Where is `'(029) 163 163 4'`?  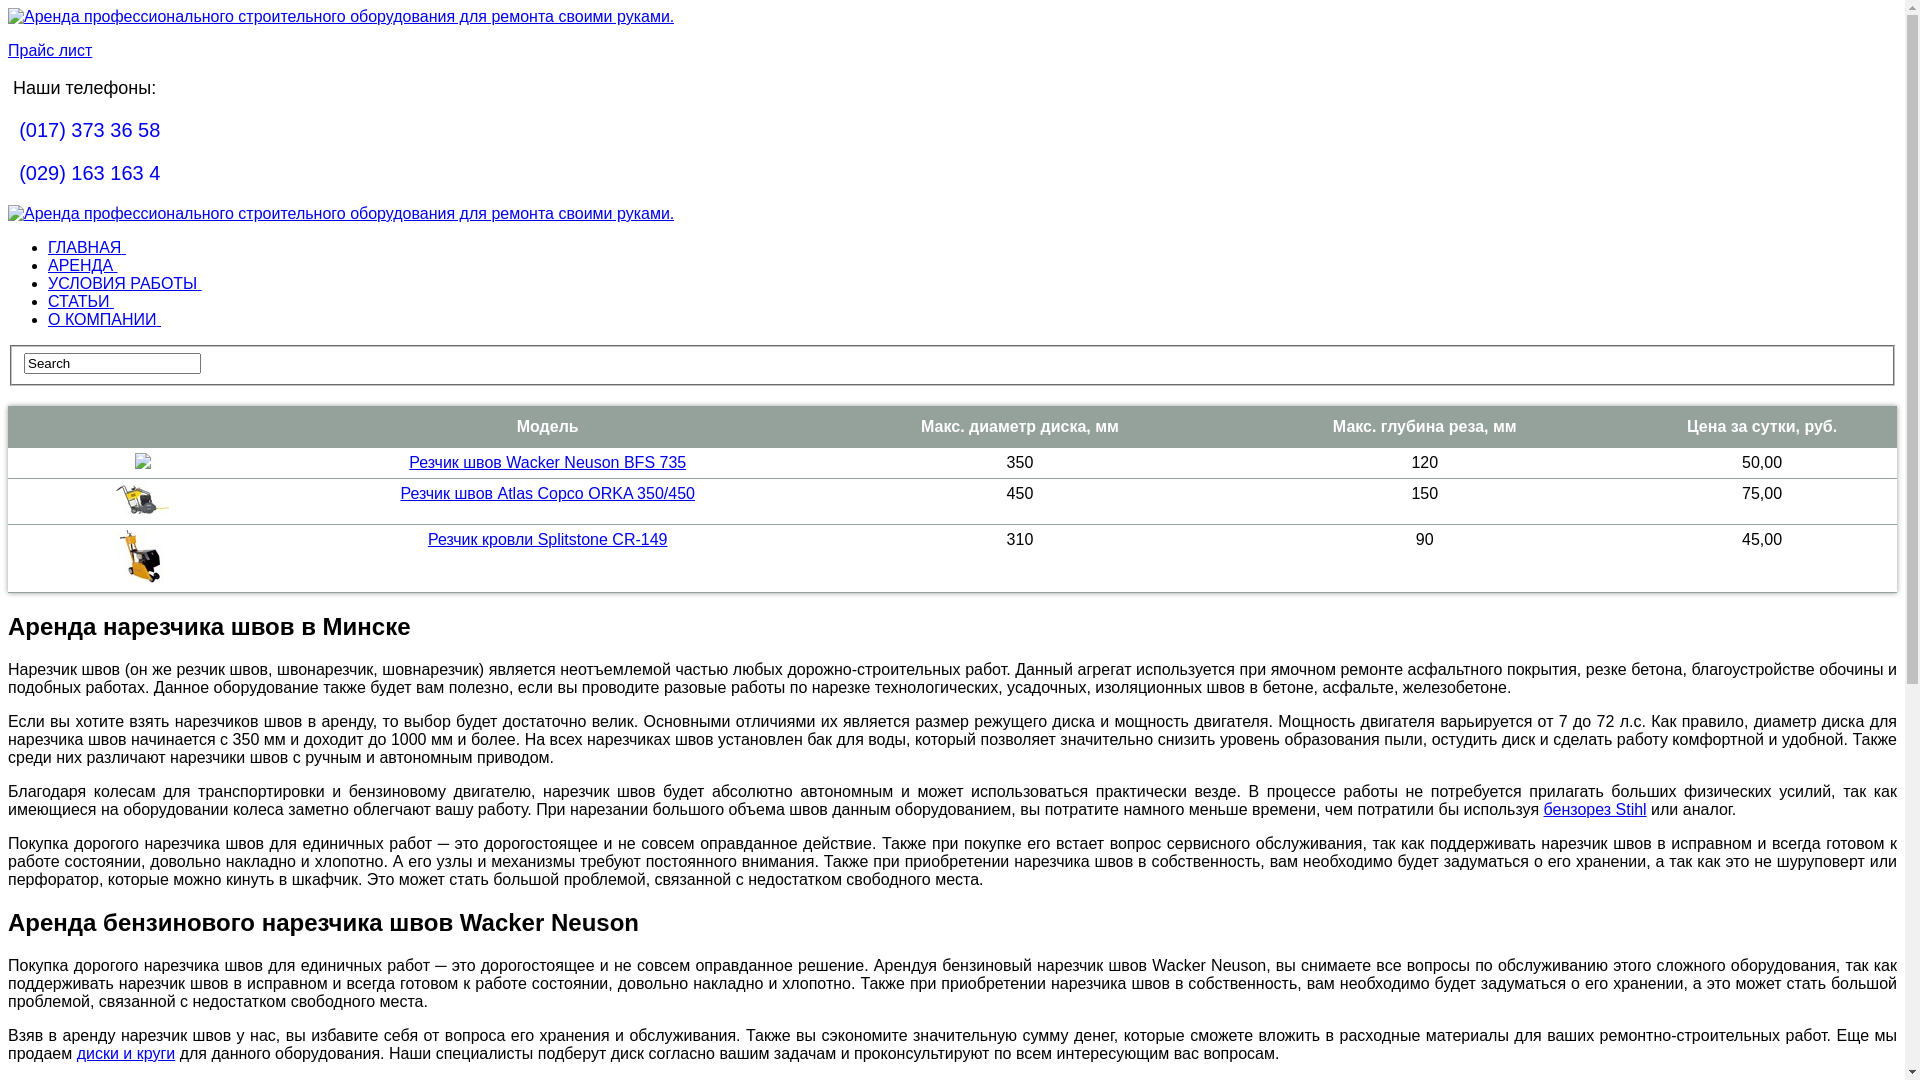 '(029) 163 163 4' is located at coordinates (88, 172).